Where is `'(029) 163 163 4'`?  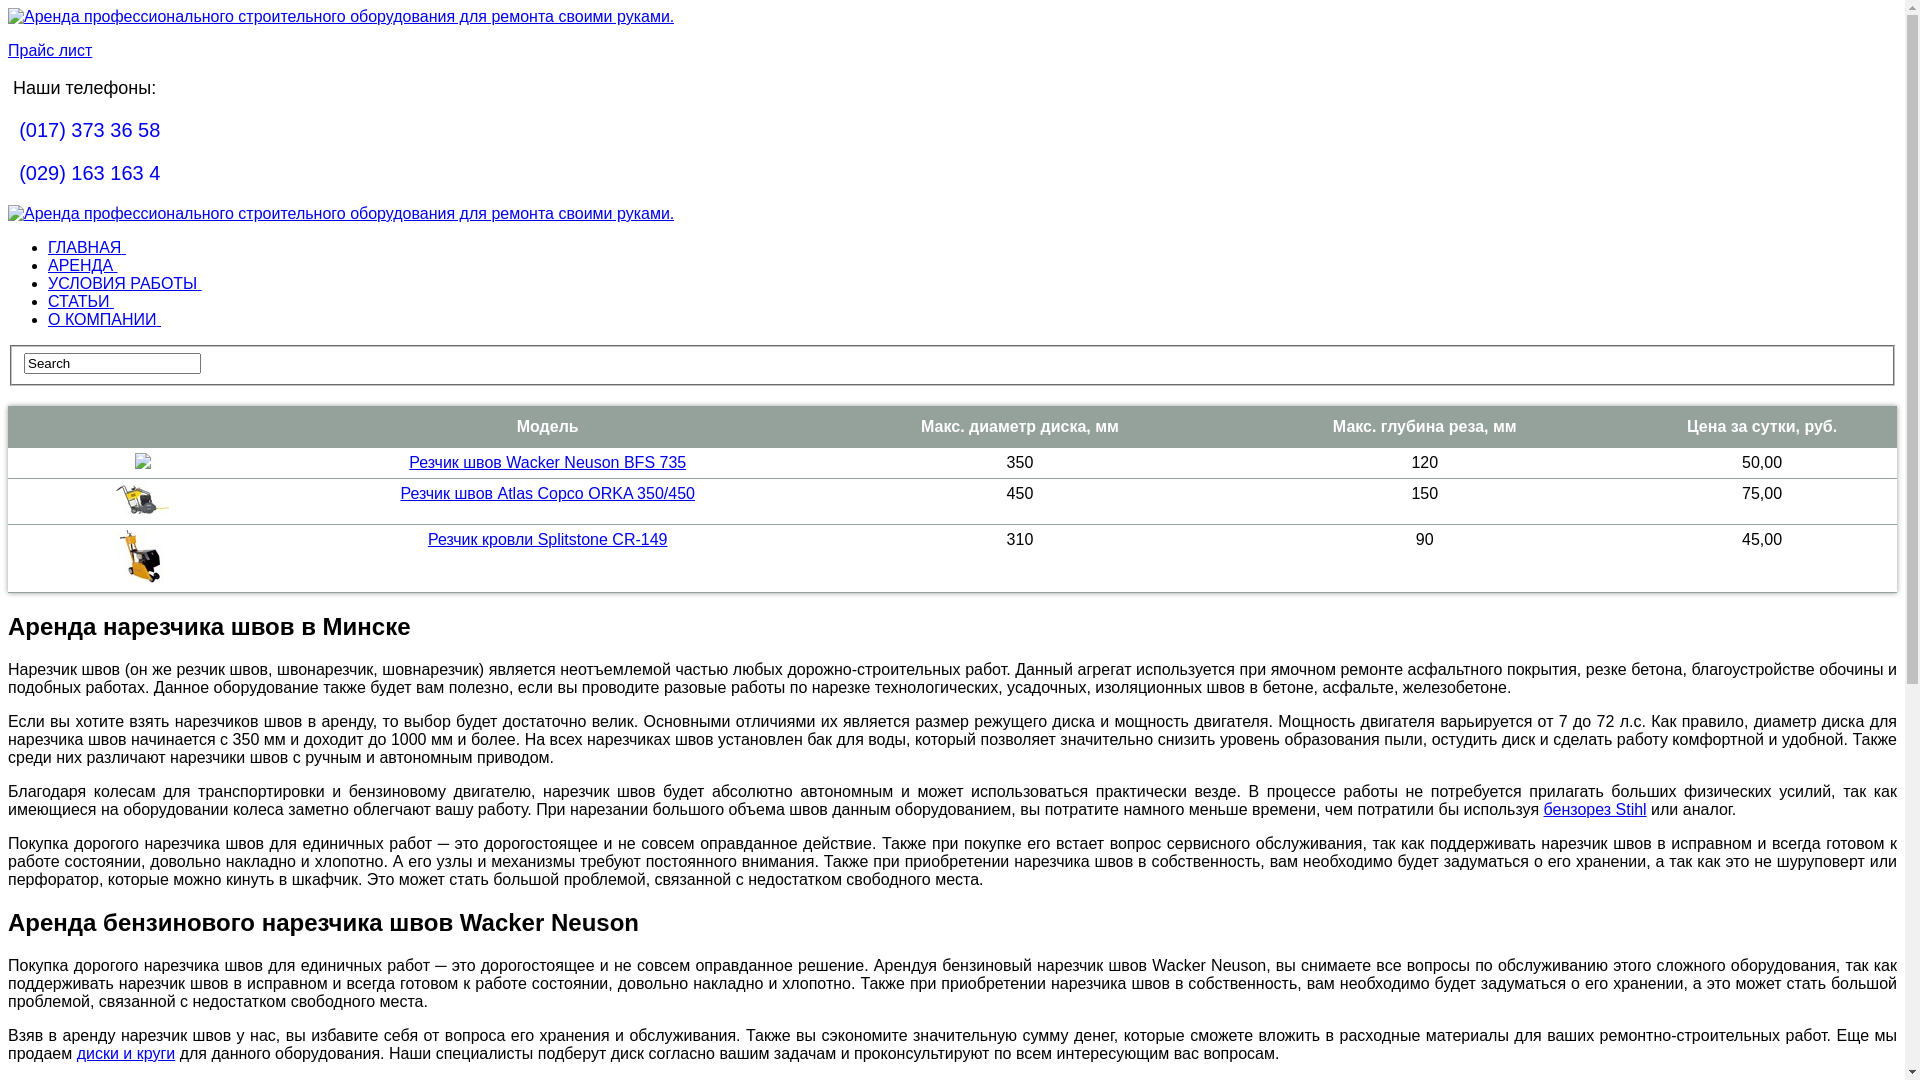 '(029) 163 163 4' is located at coordinates (88, 172).